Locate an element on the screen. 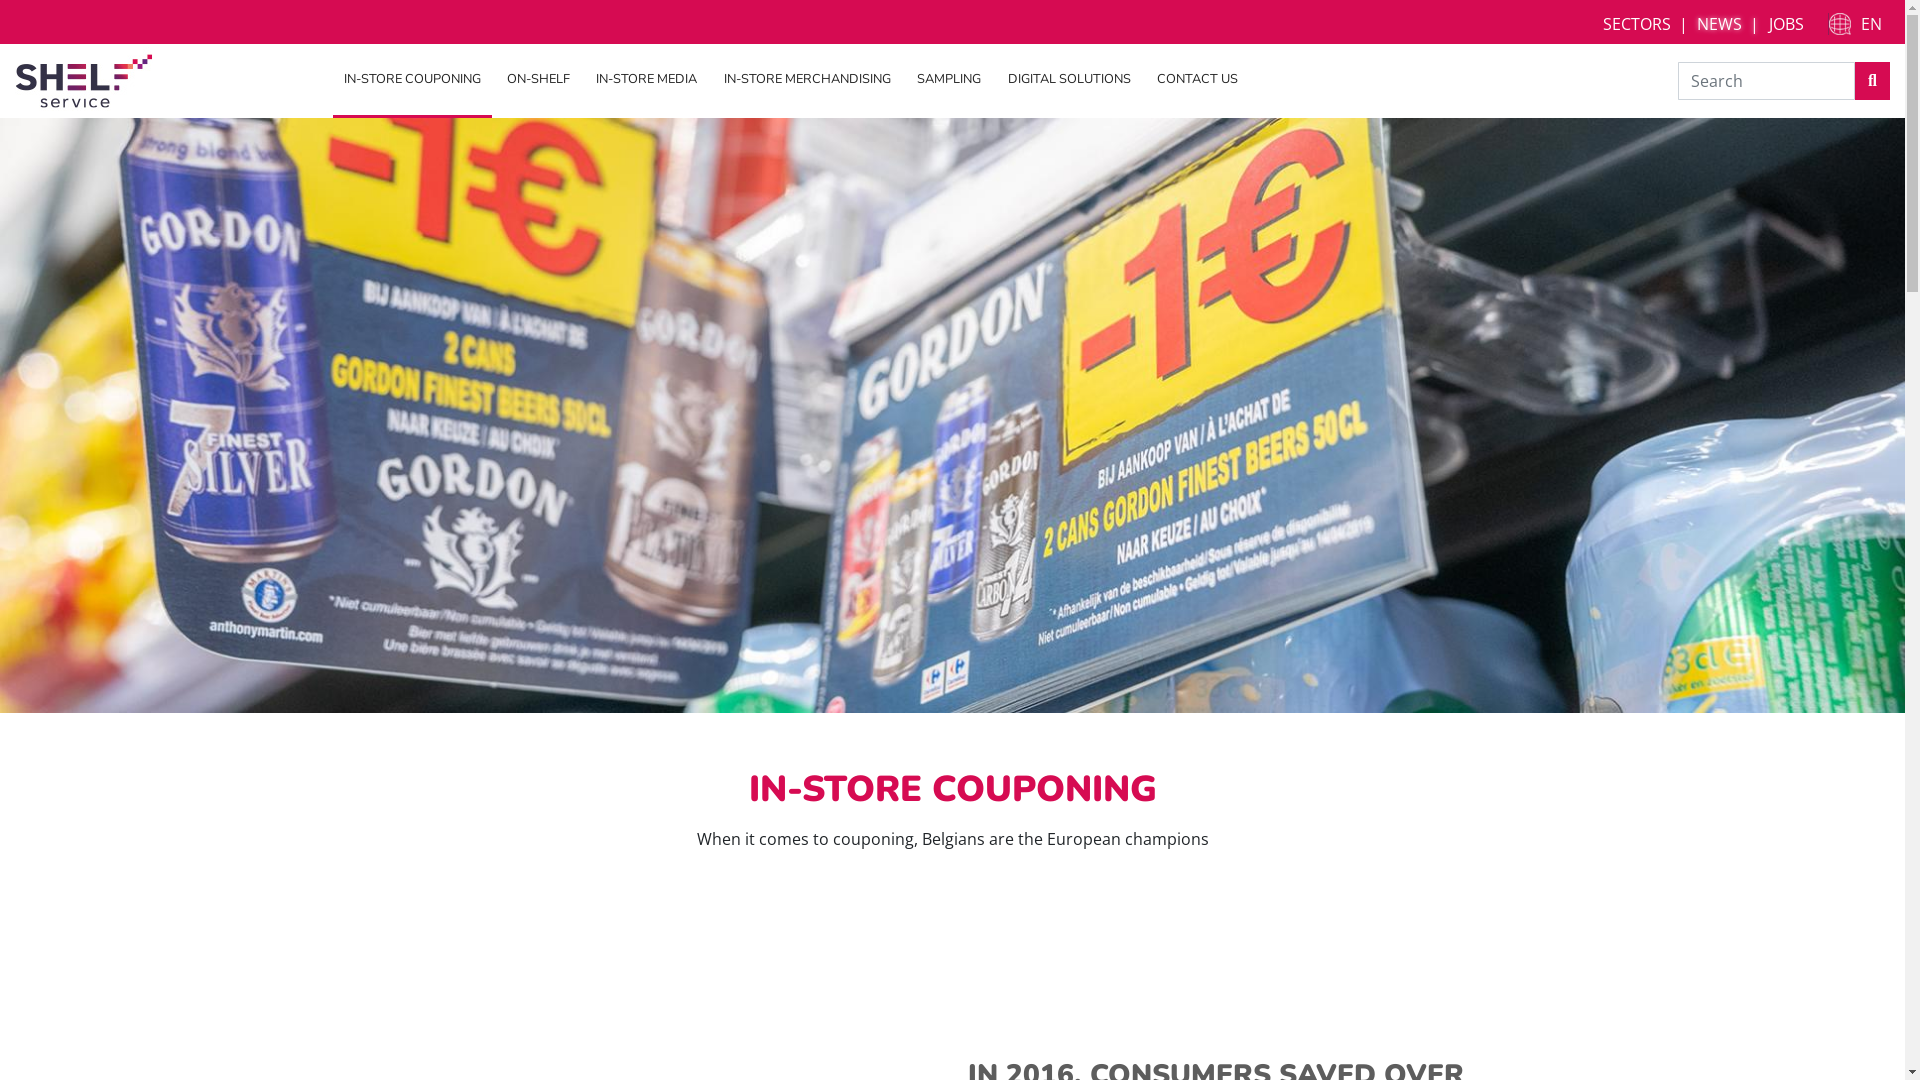  'JOBS' is located at coordinates (1786, 23).